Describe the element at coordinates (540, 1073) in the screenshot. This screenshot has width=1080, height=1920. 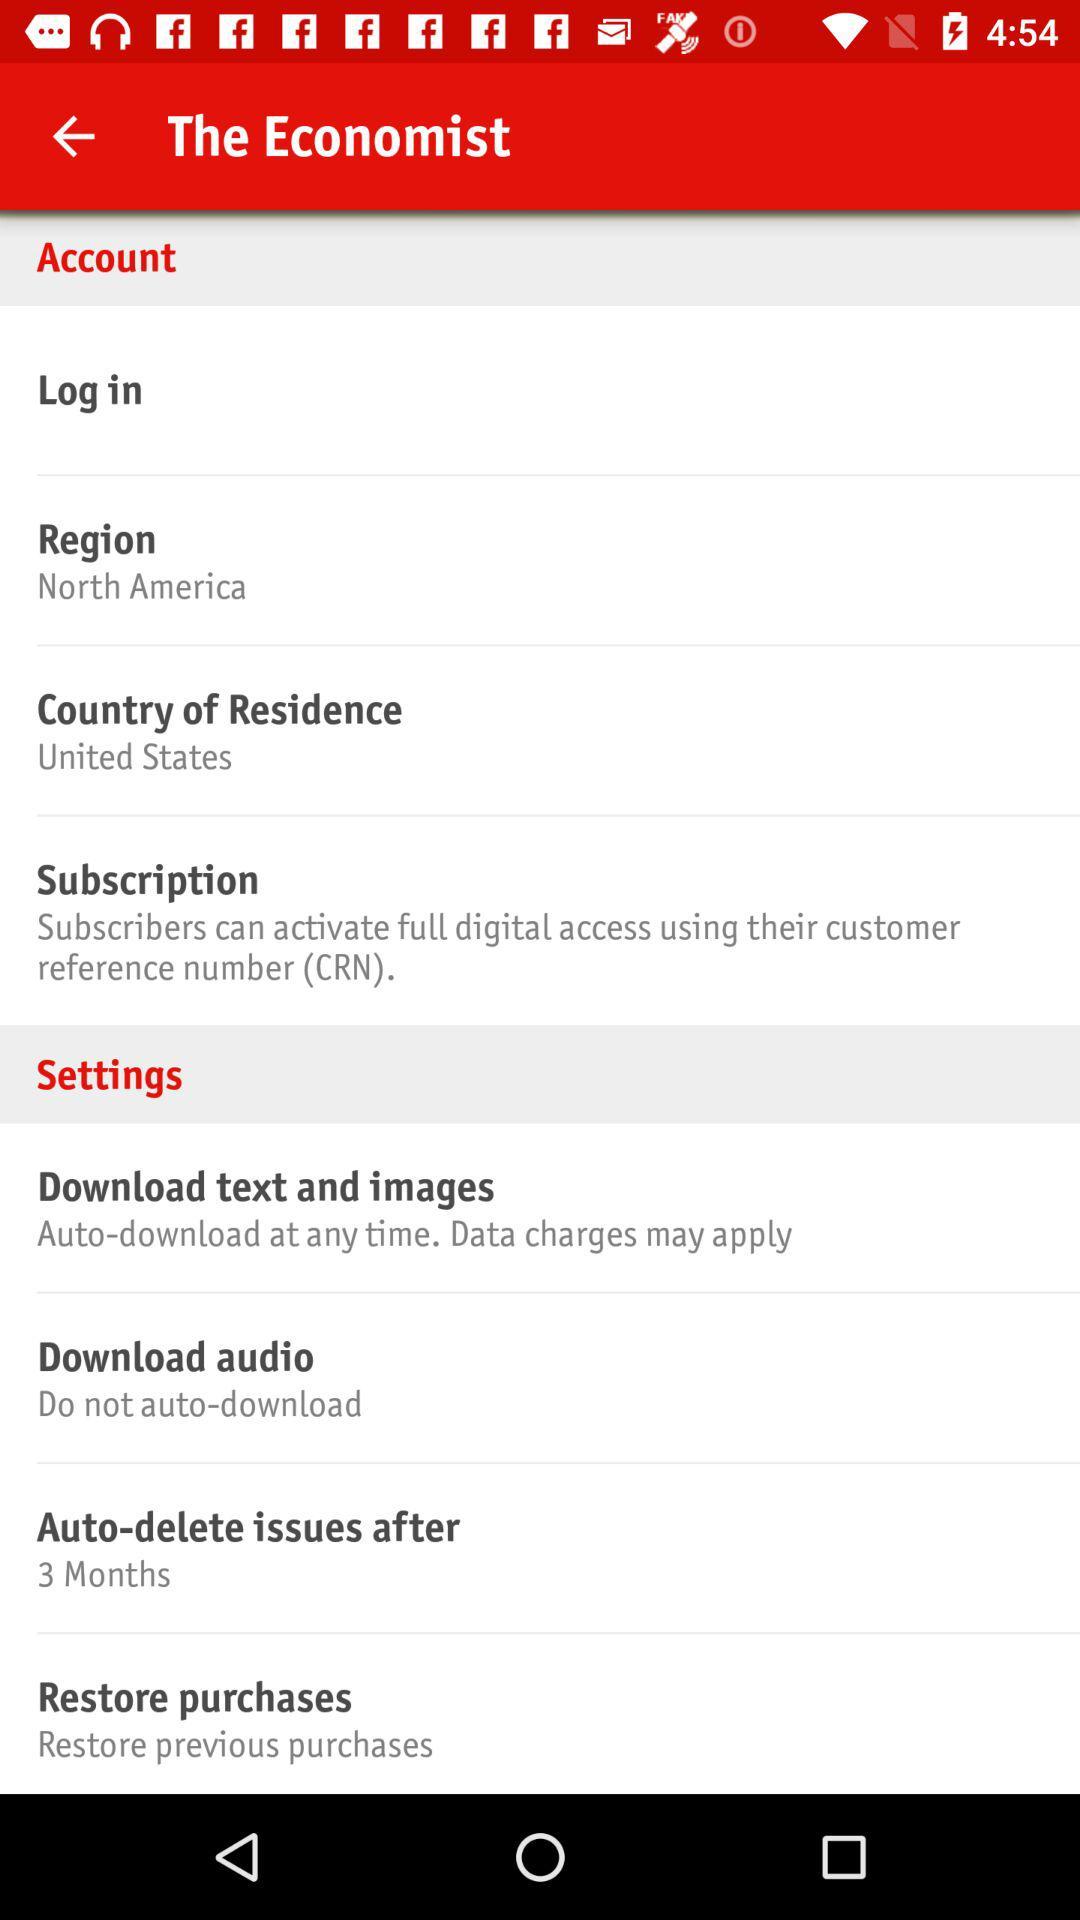
I see `the settings item` at that location.